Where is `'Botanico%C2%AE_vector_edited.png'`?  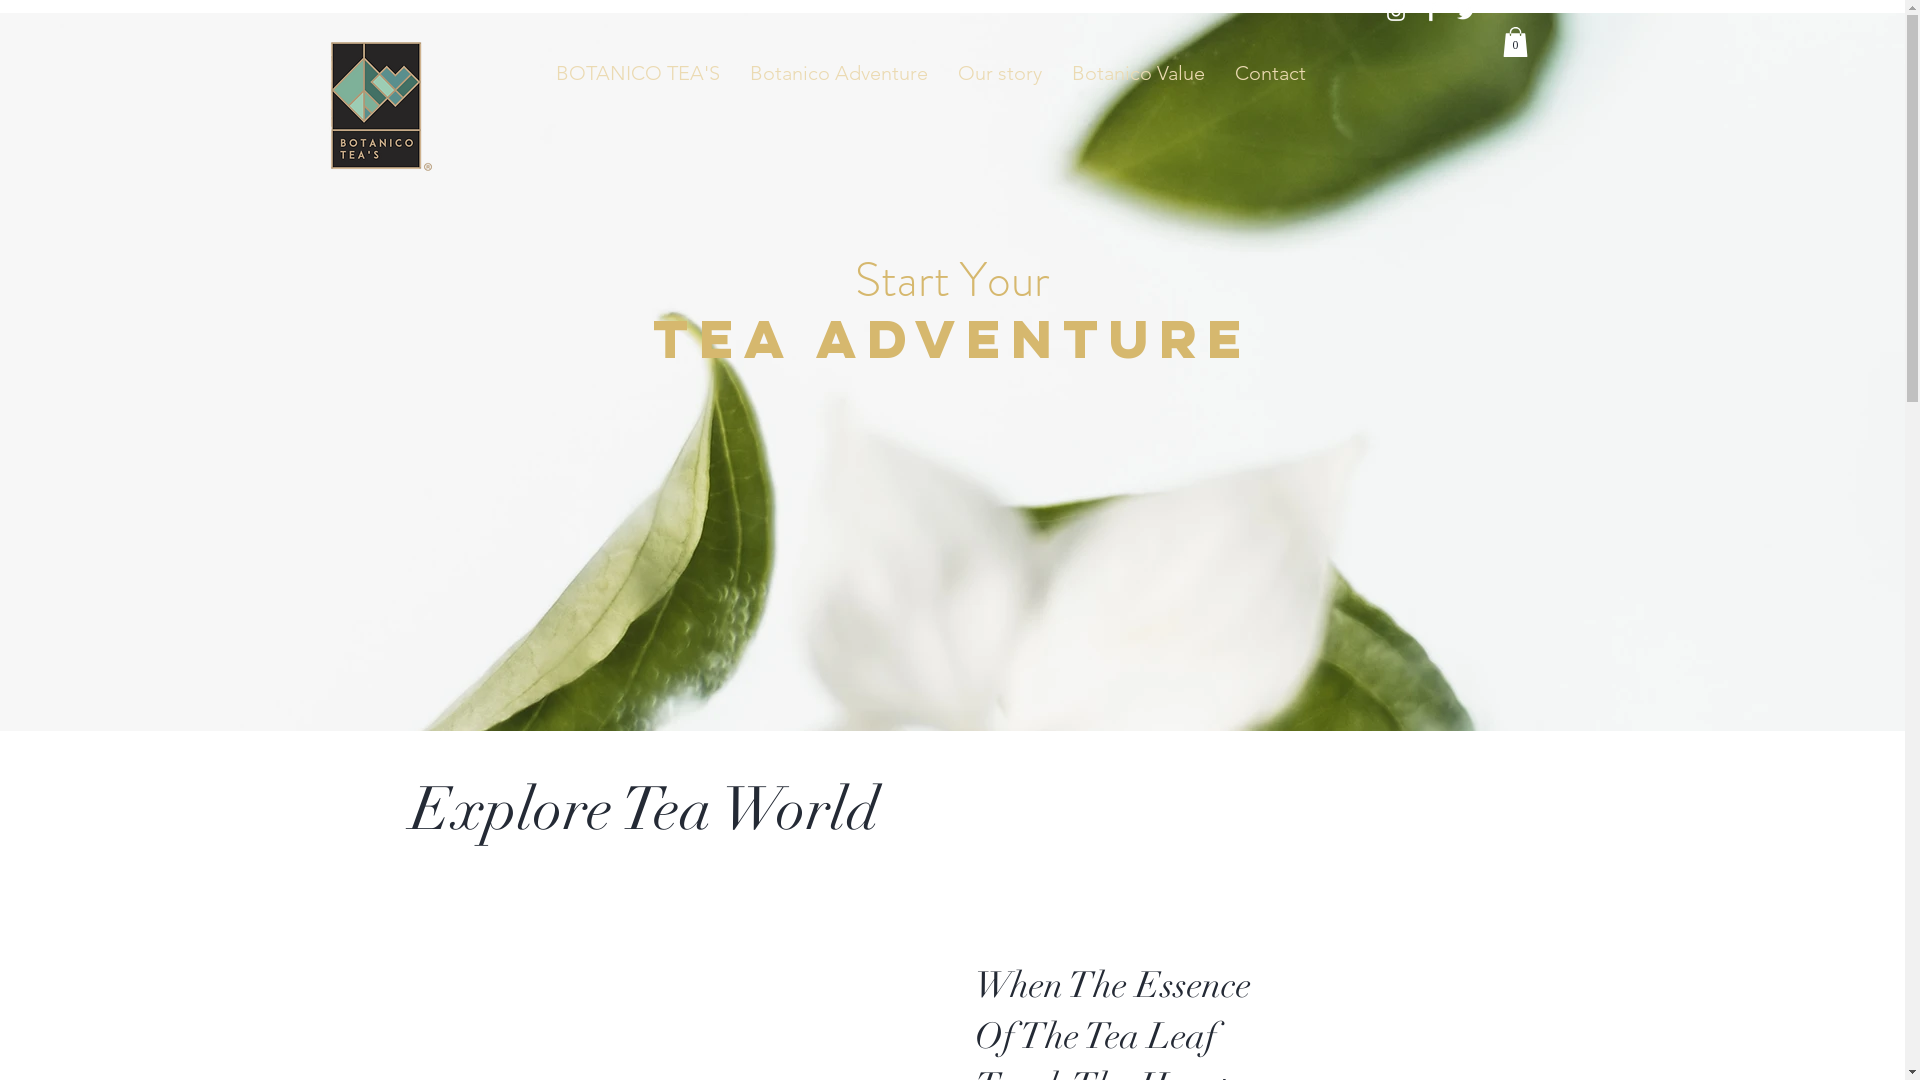 'Botanico%C2%AE_vector_edited.png' is located at coordinates (367, 115).